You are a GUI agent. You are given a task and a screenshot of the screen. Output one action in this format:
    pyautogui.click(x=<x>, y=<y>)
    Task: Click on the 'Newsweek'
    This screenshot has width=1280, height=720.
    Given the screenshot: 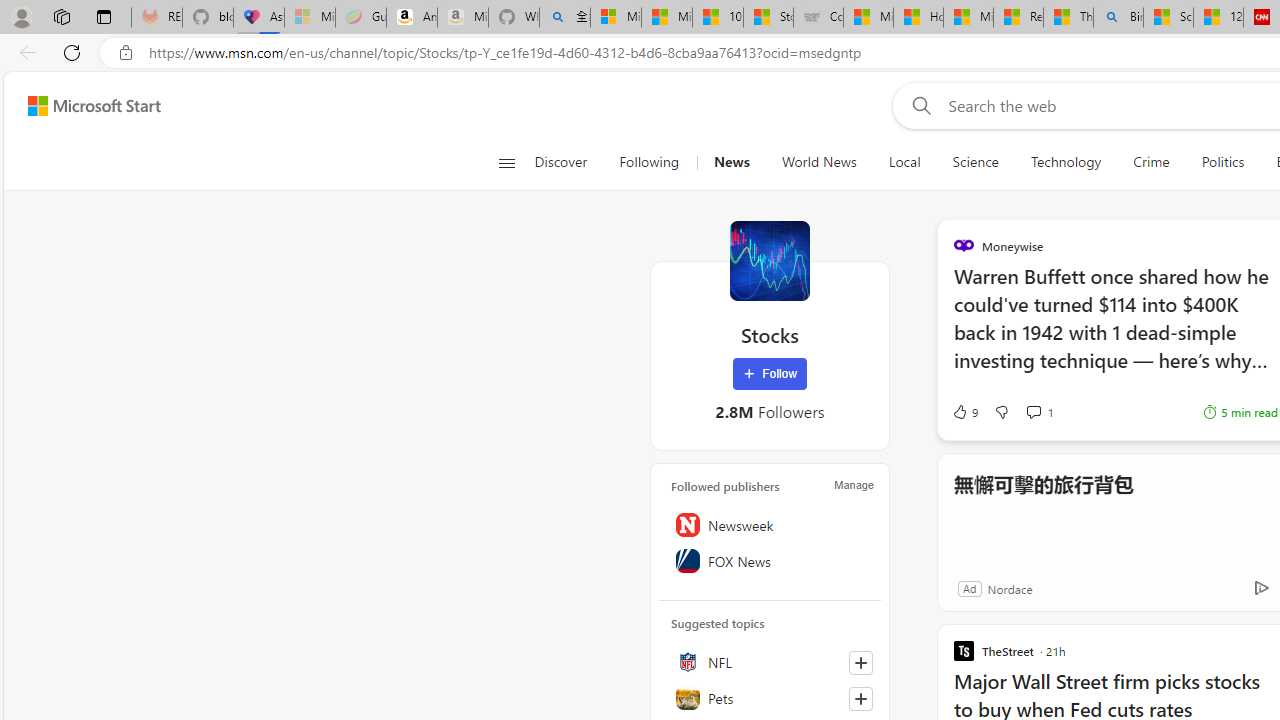 What is the action you would take?
    pyautogui.click(x=769, y=524)
    